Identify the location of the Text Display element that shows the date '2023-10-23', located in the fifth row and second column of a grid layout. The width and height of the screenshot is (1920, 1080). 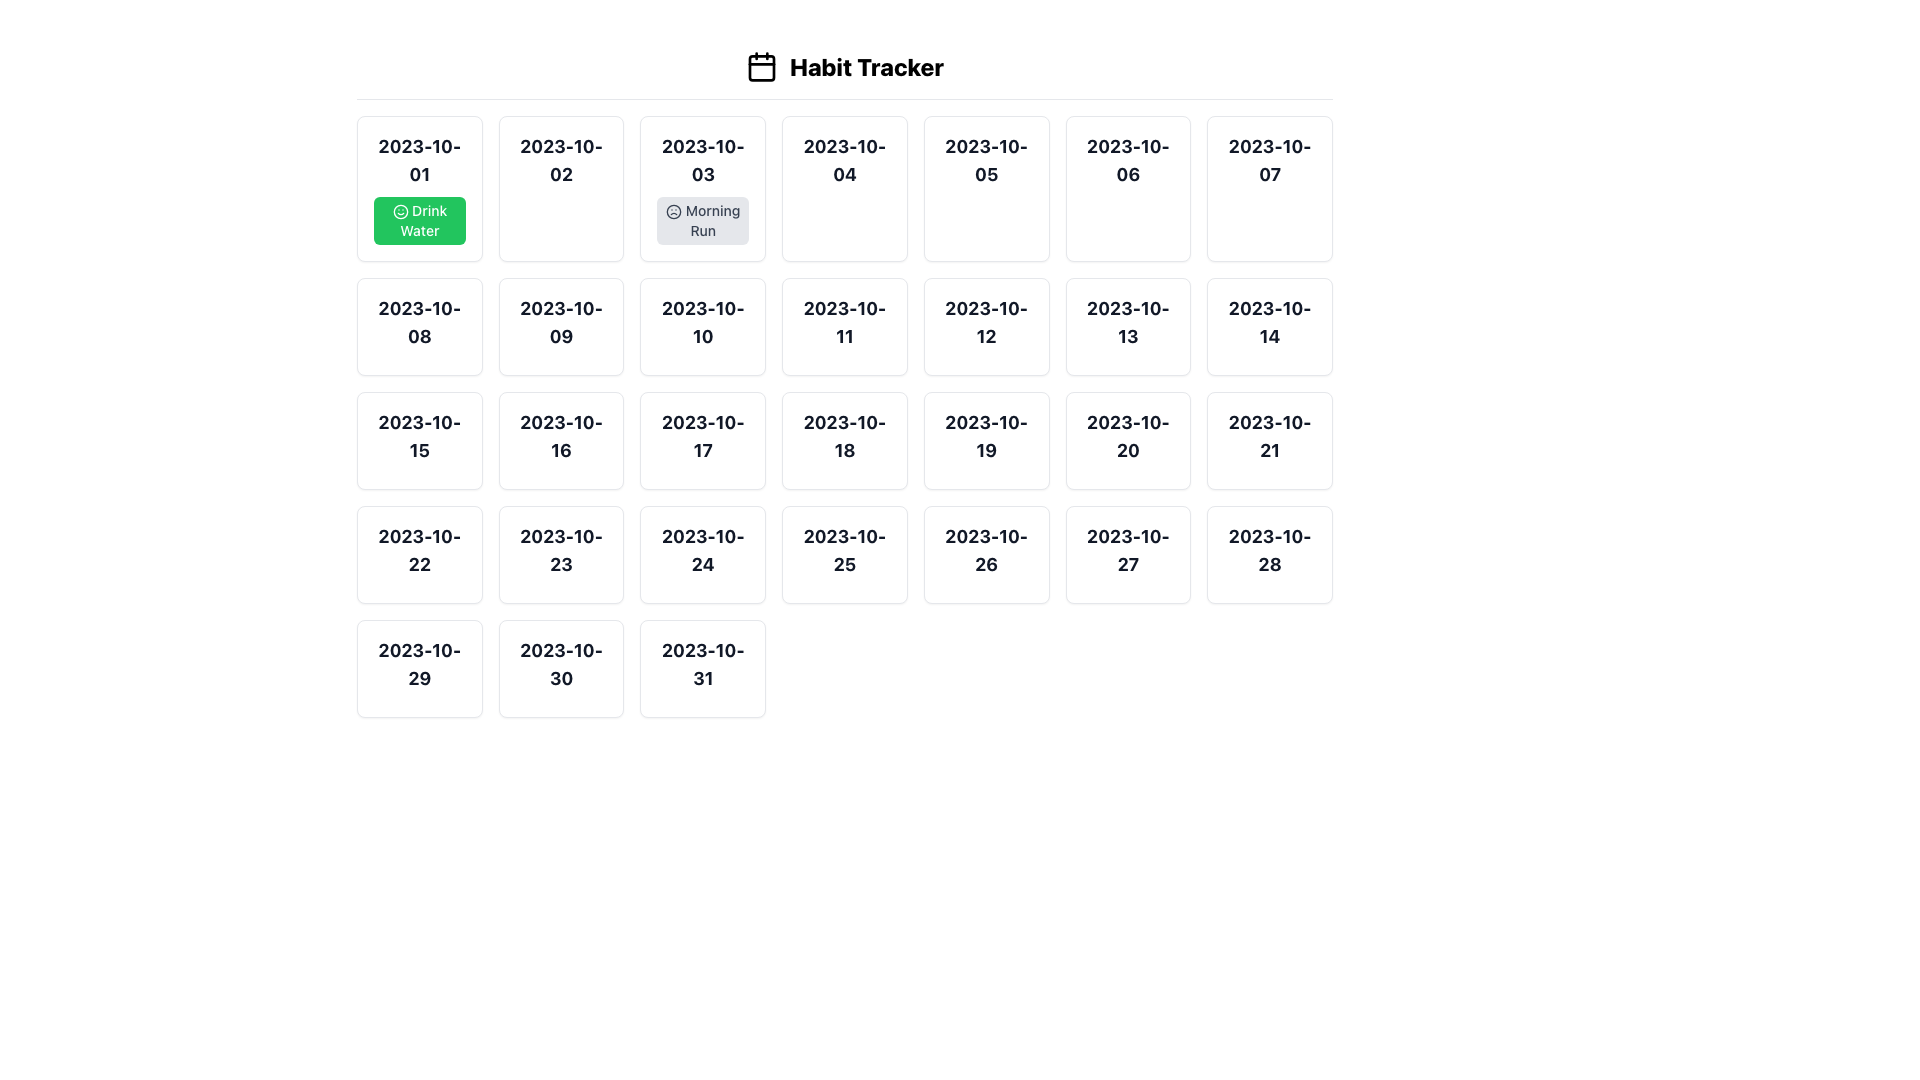
(560, 551).